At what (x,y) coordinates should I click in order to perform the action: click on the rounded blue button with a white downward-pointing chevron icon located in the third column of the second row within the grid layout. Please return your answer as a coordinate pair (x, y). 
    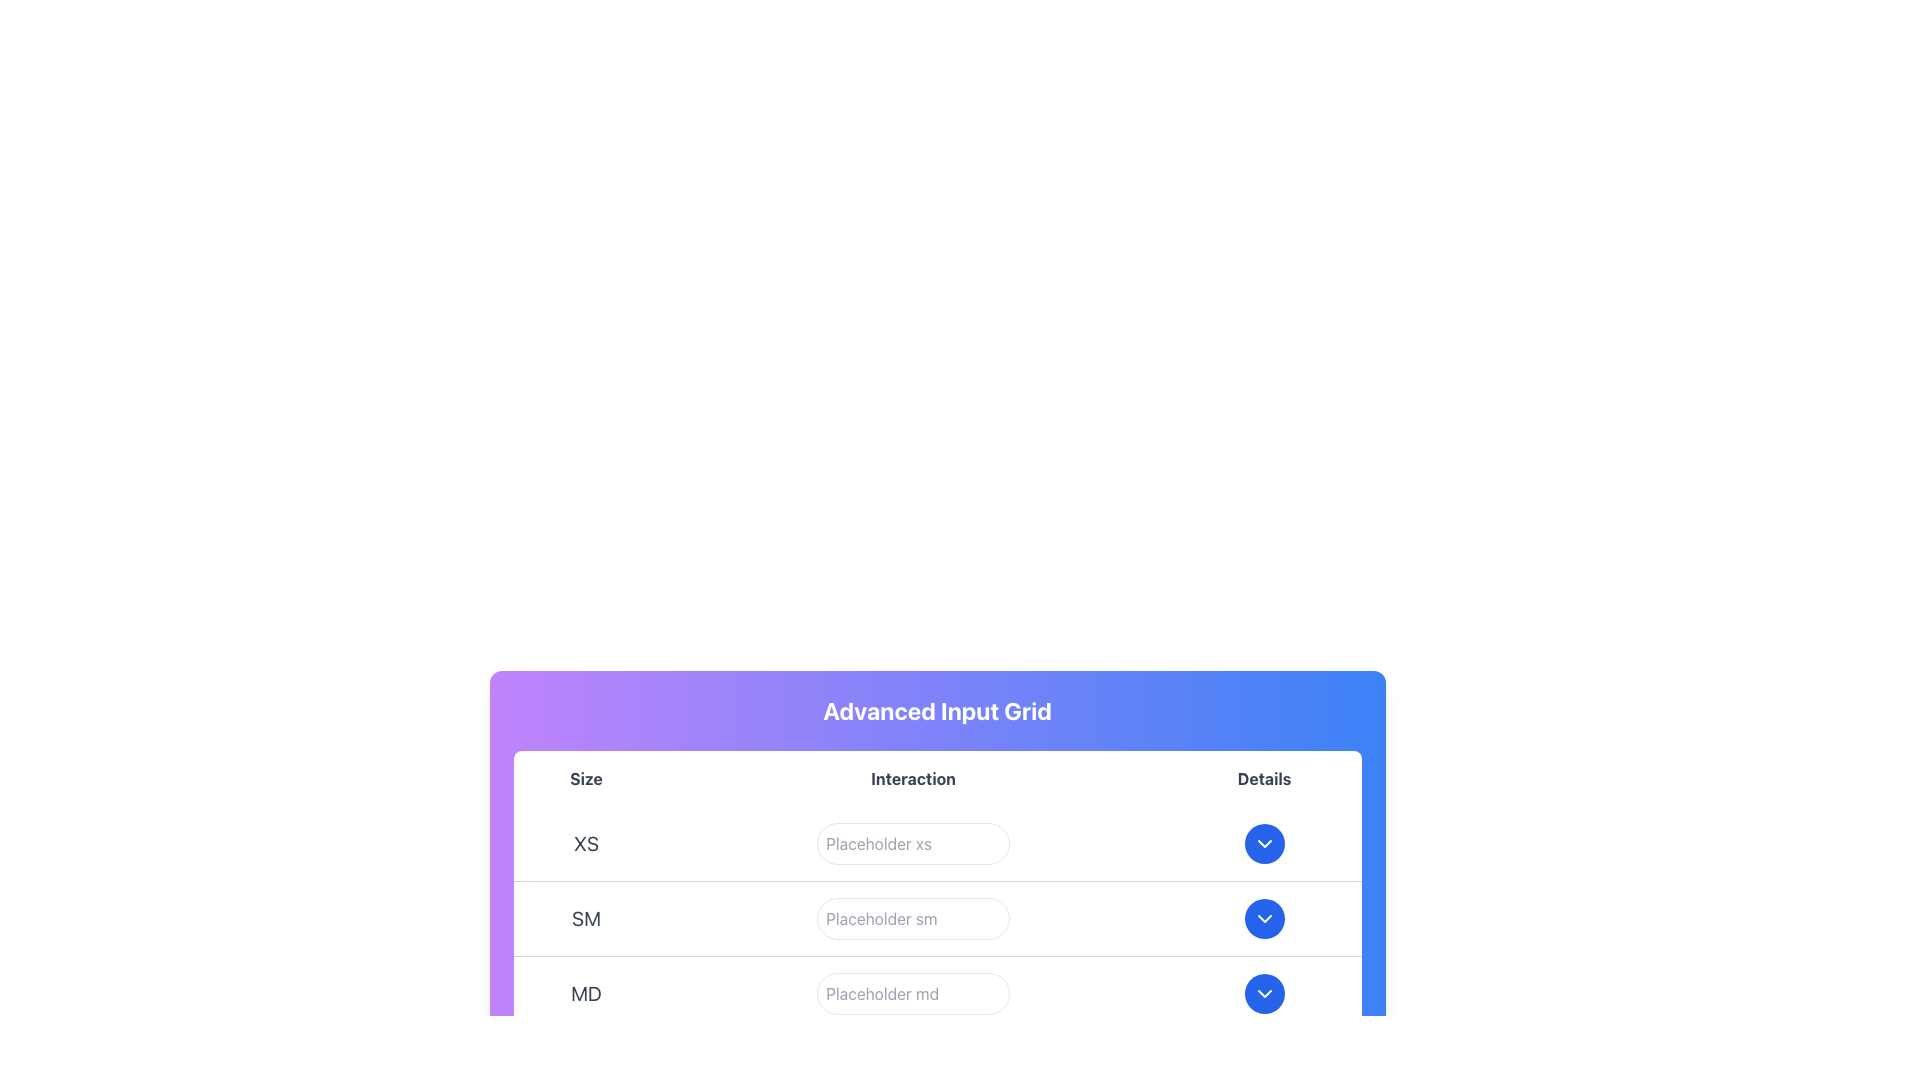
    Looking at the image, I should click on (1262, 918).